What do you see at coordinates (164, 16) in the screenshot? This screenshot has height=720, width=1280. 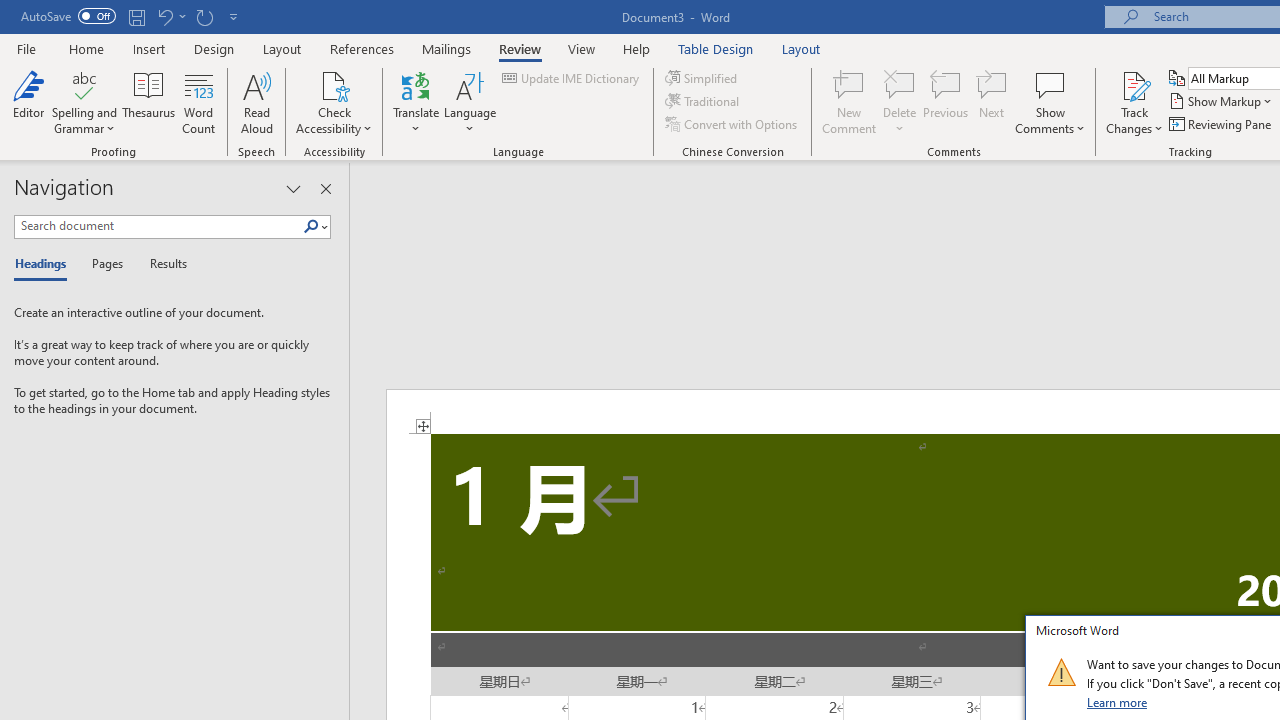 I see `'Undo Increase Indent'` at bounding box center [164, 16].